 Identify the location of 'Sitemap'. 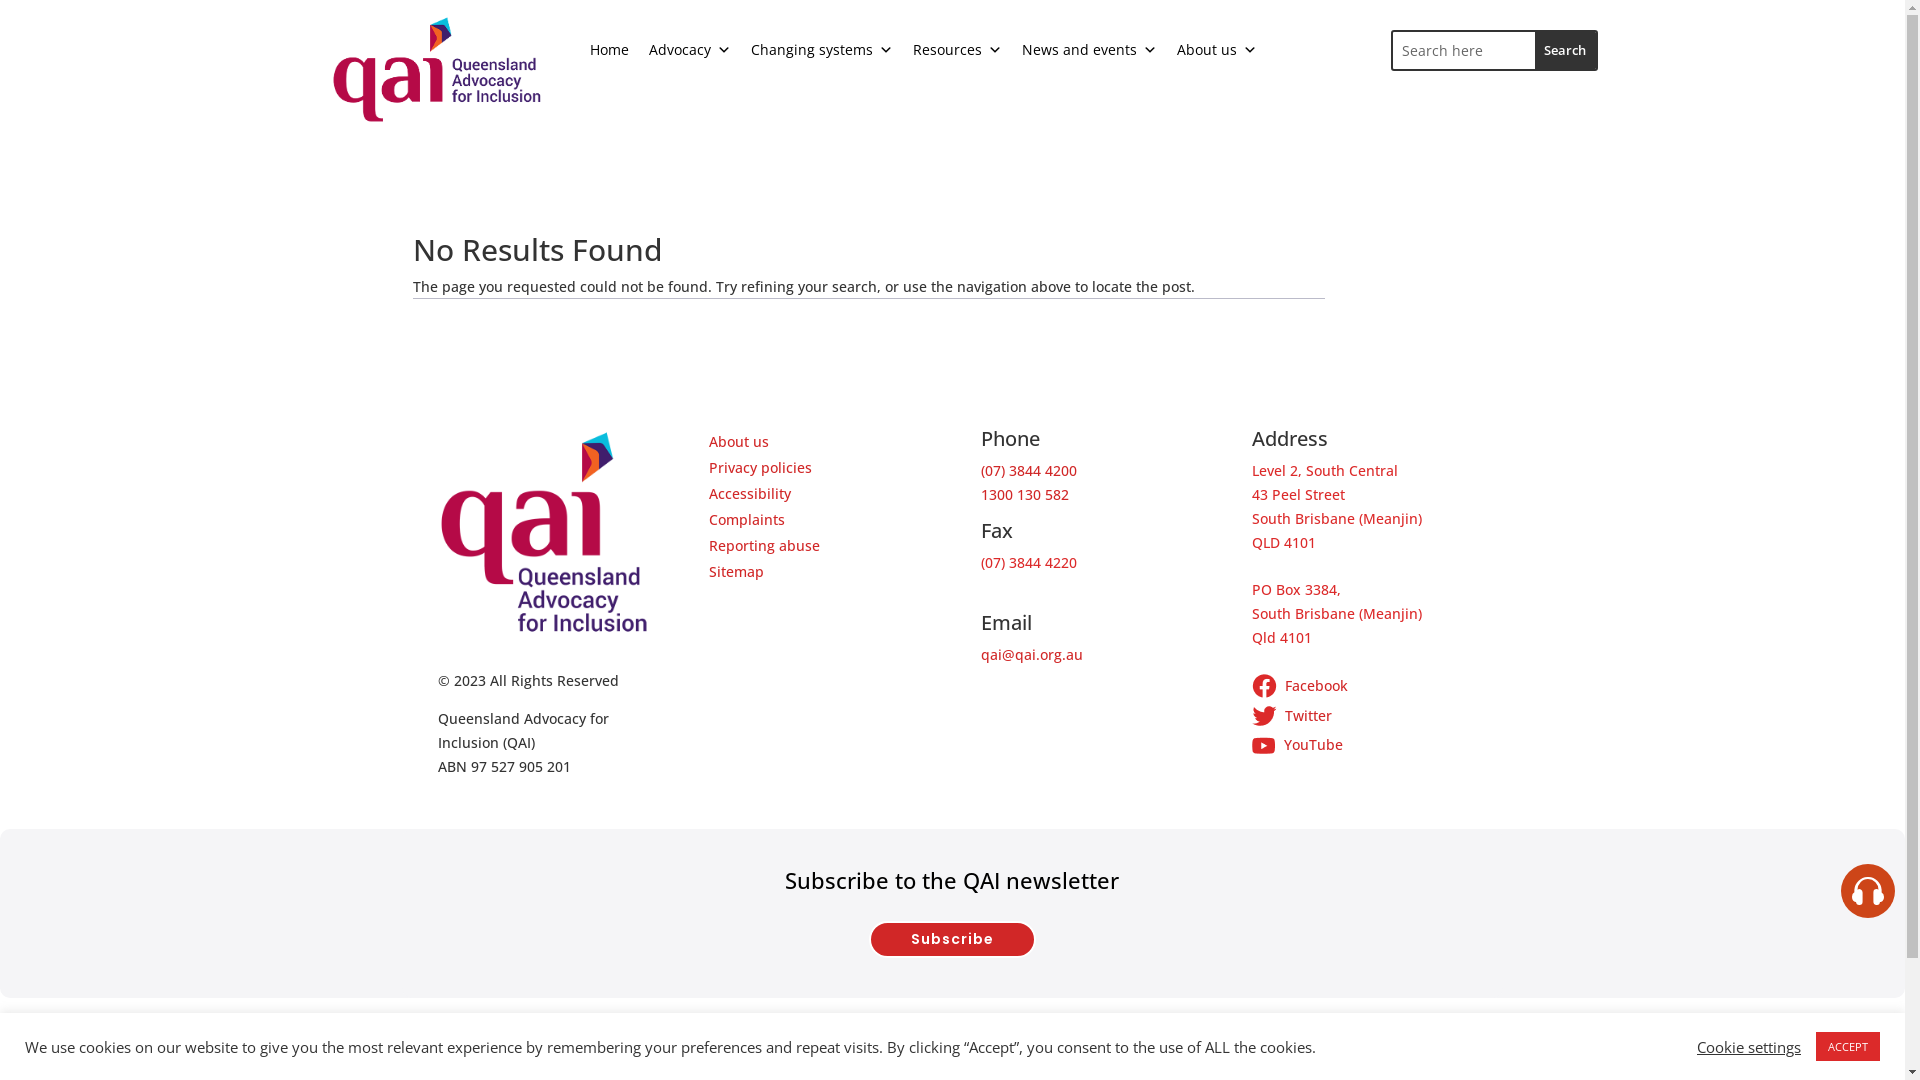
(735, 571).